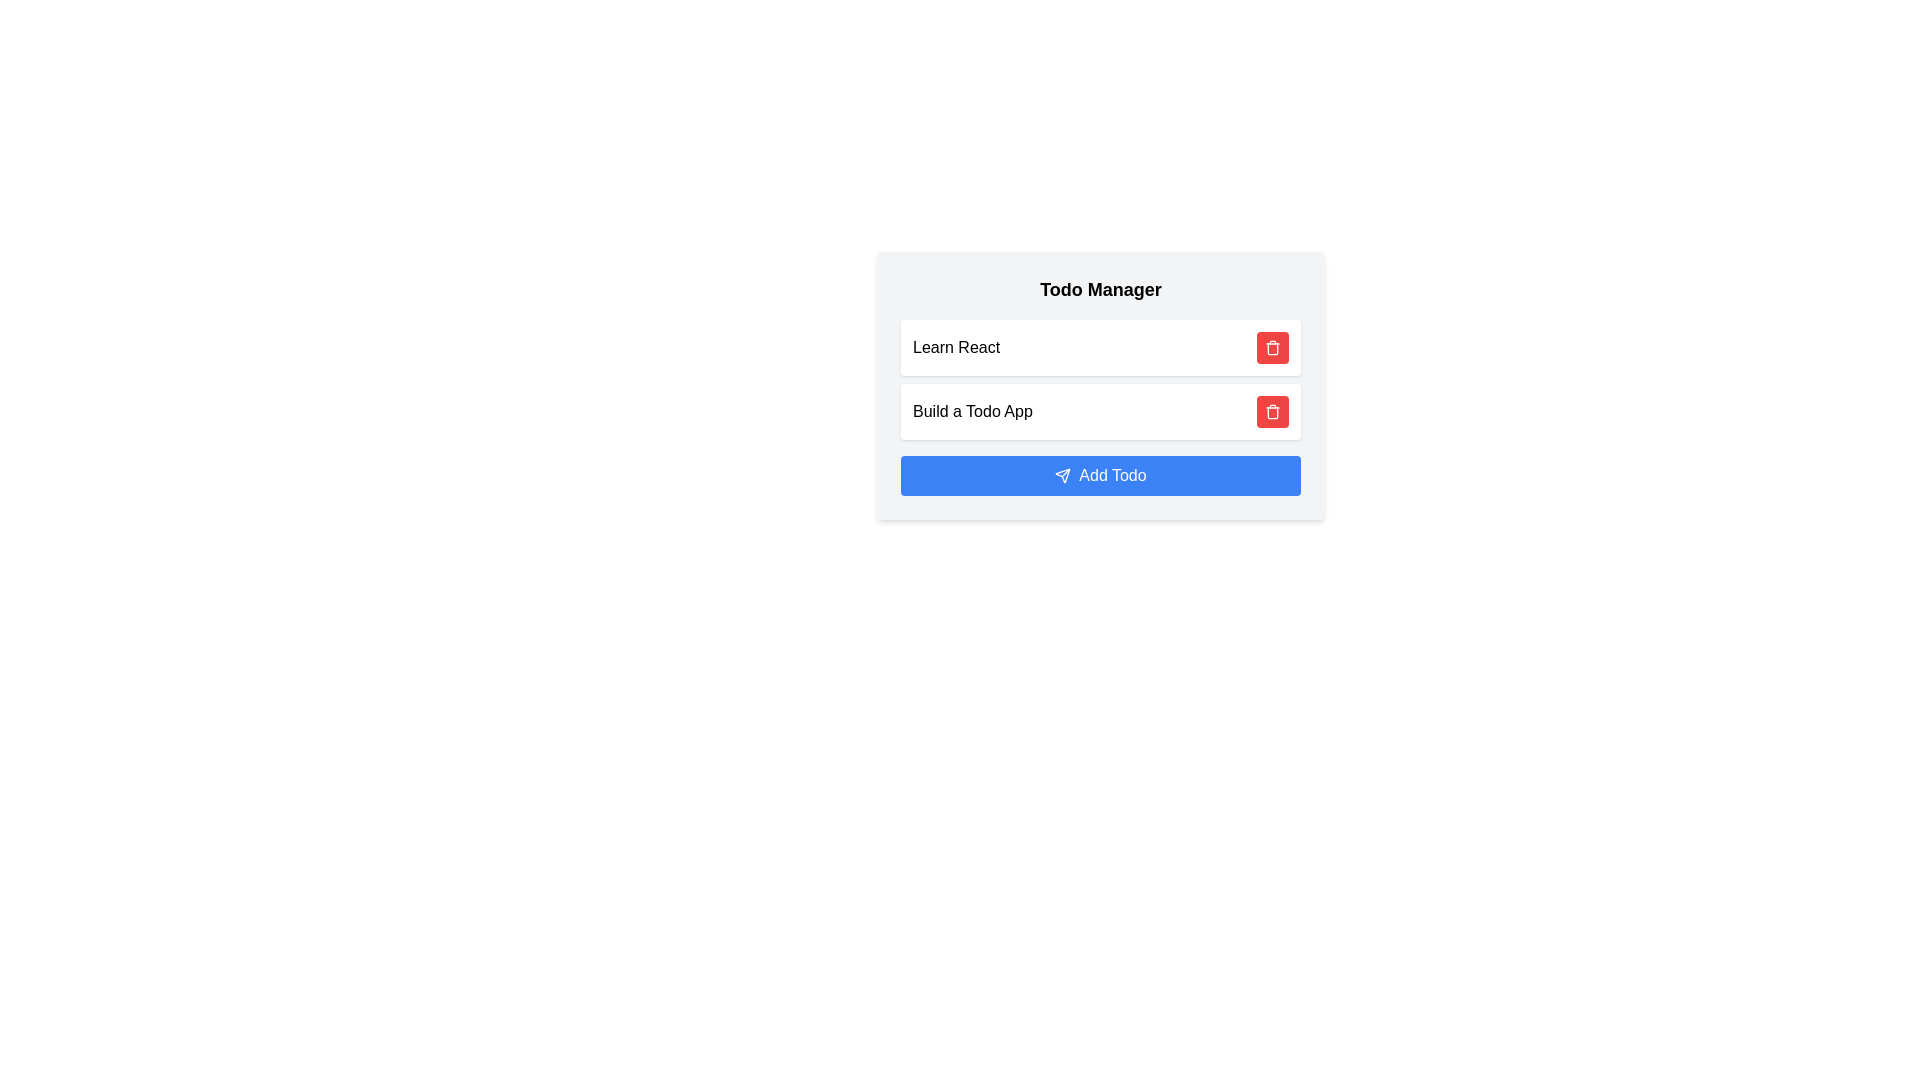  I want to click on the static text element that reads 'Build a Todo App', which is located in the second todo card, below 'Learn React' and to the left of the delete button, so click(972, 411).